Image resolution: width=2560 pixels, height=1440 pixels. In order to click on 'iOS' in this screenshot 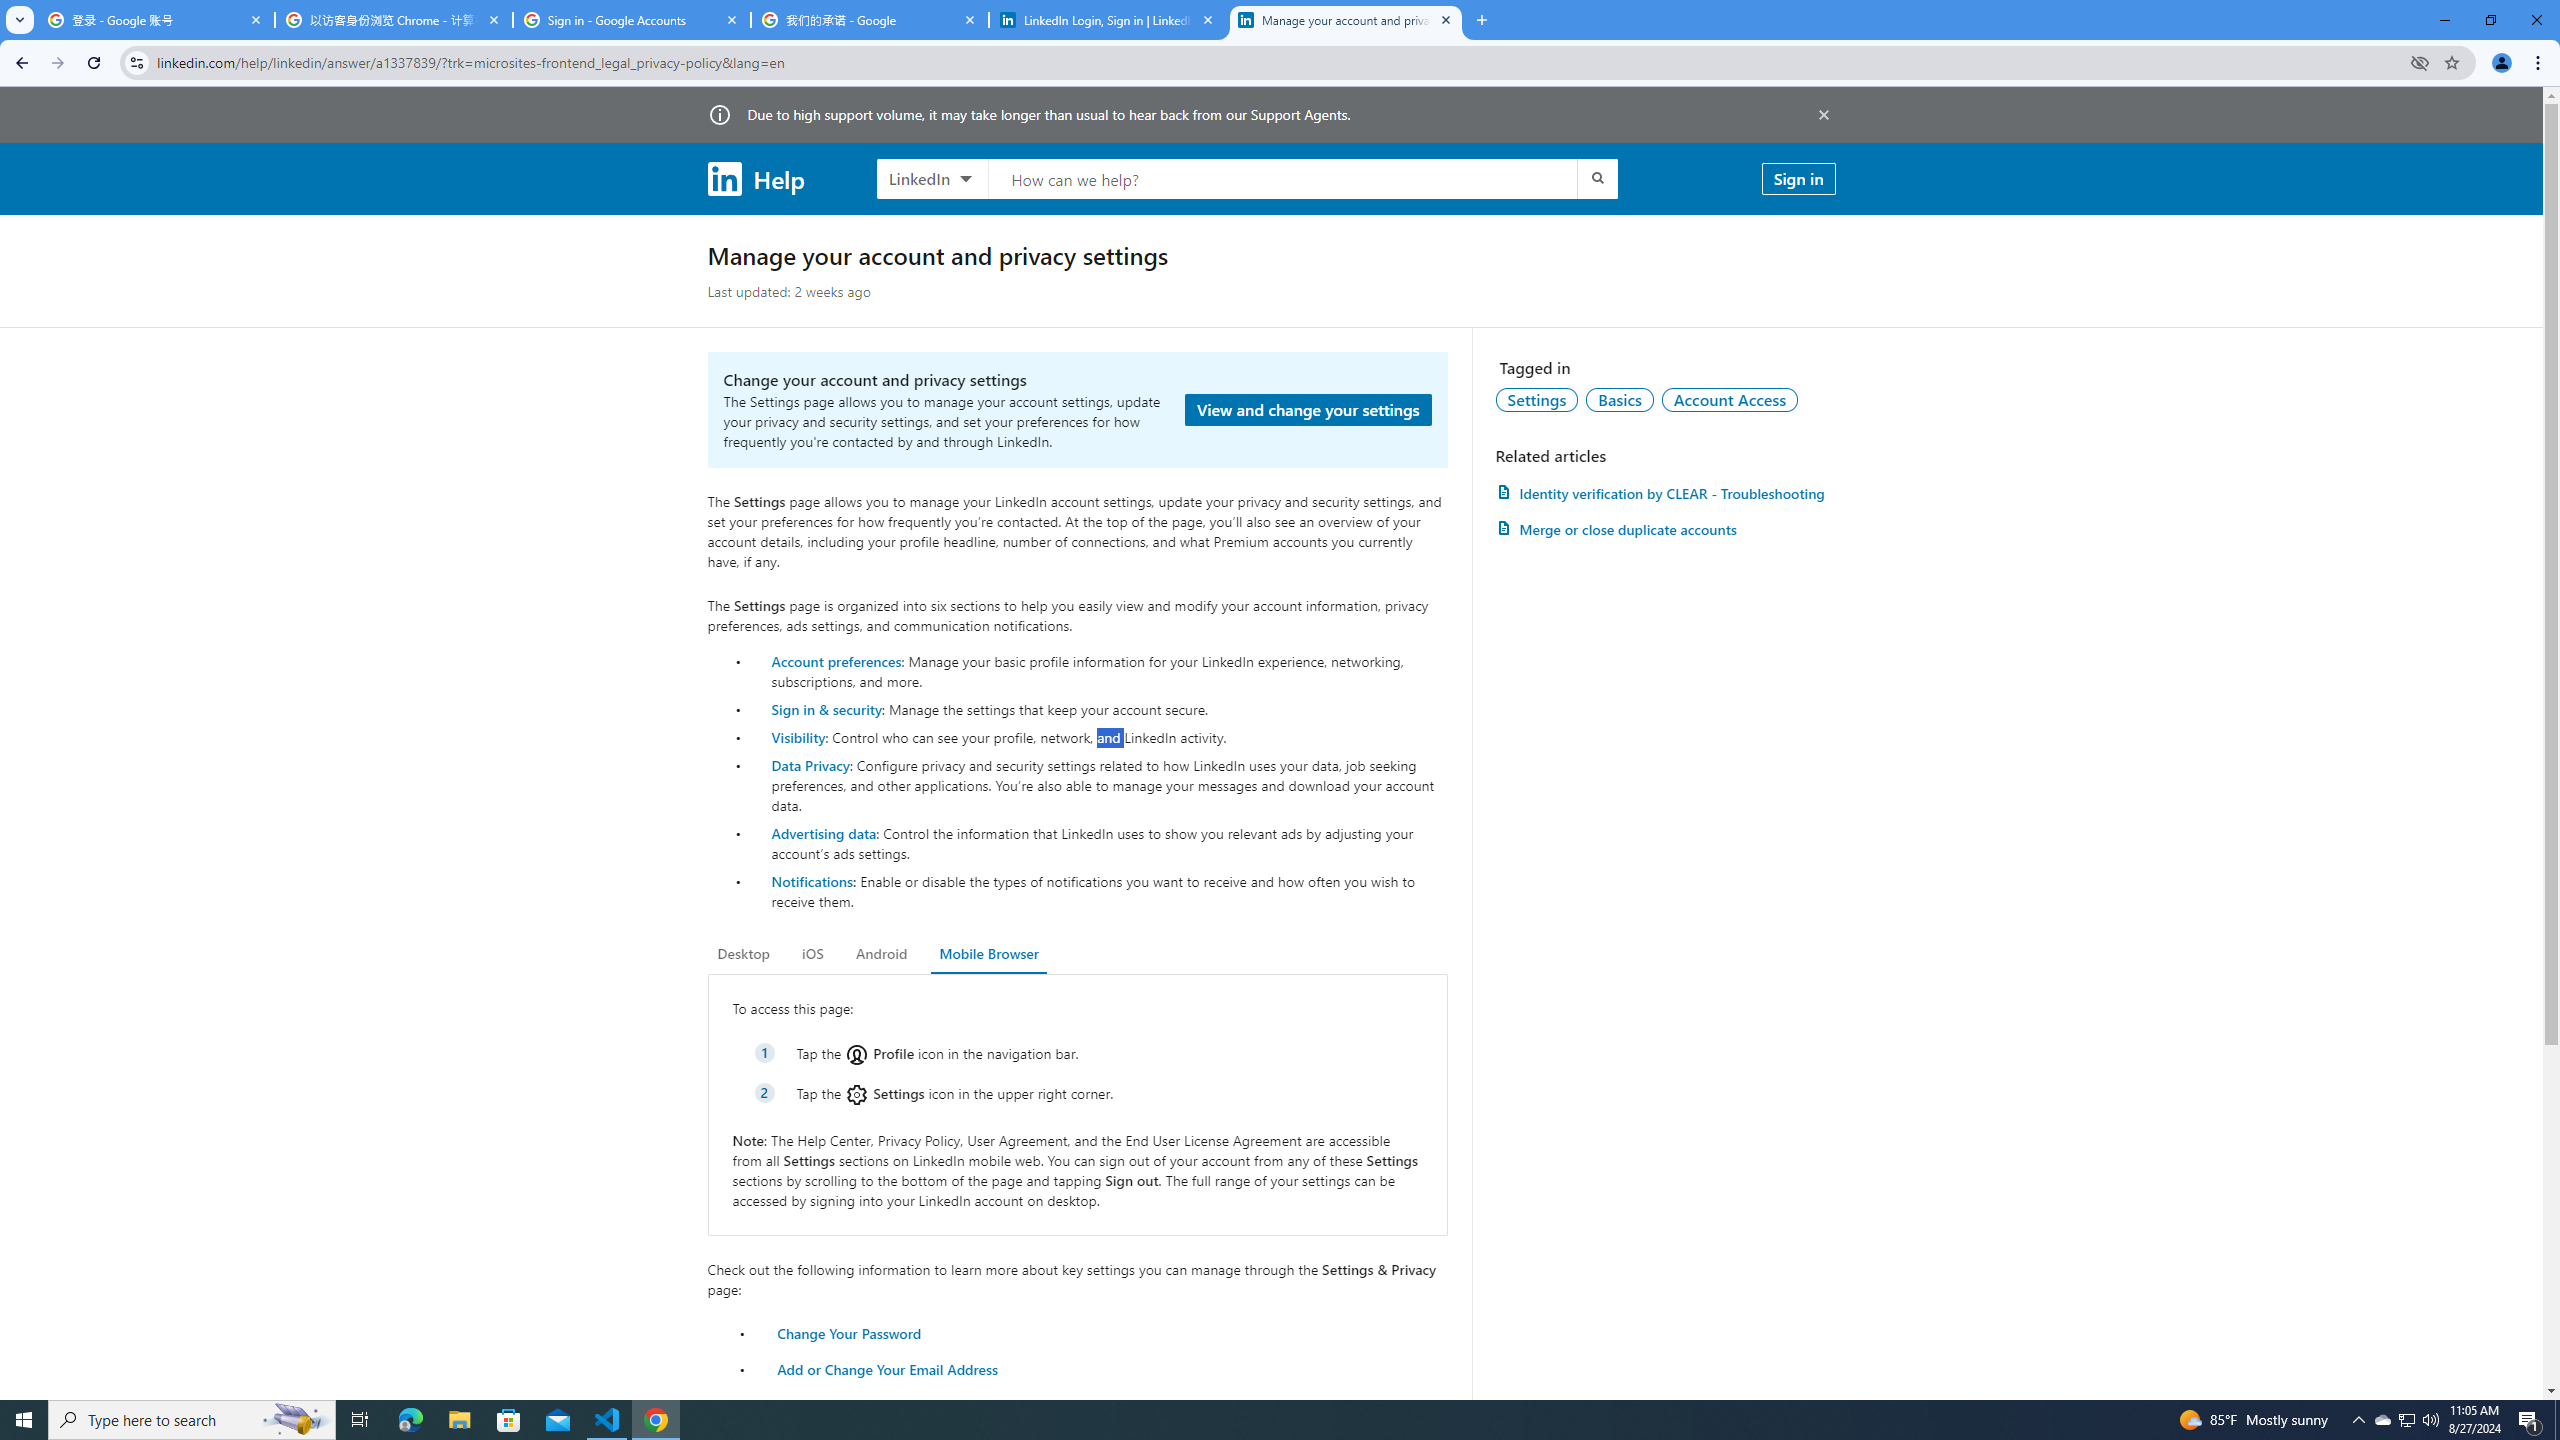, I will do `click(811, 953)`.